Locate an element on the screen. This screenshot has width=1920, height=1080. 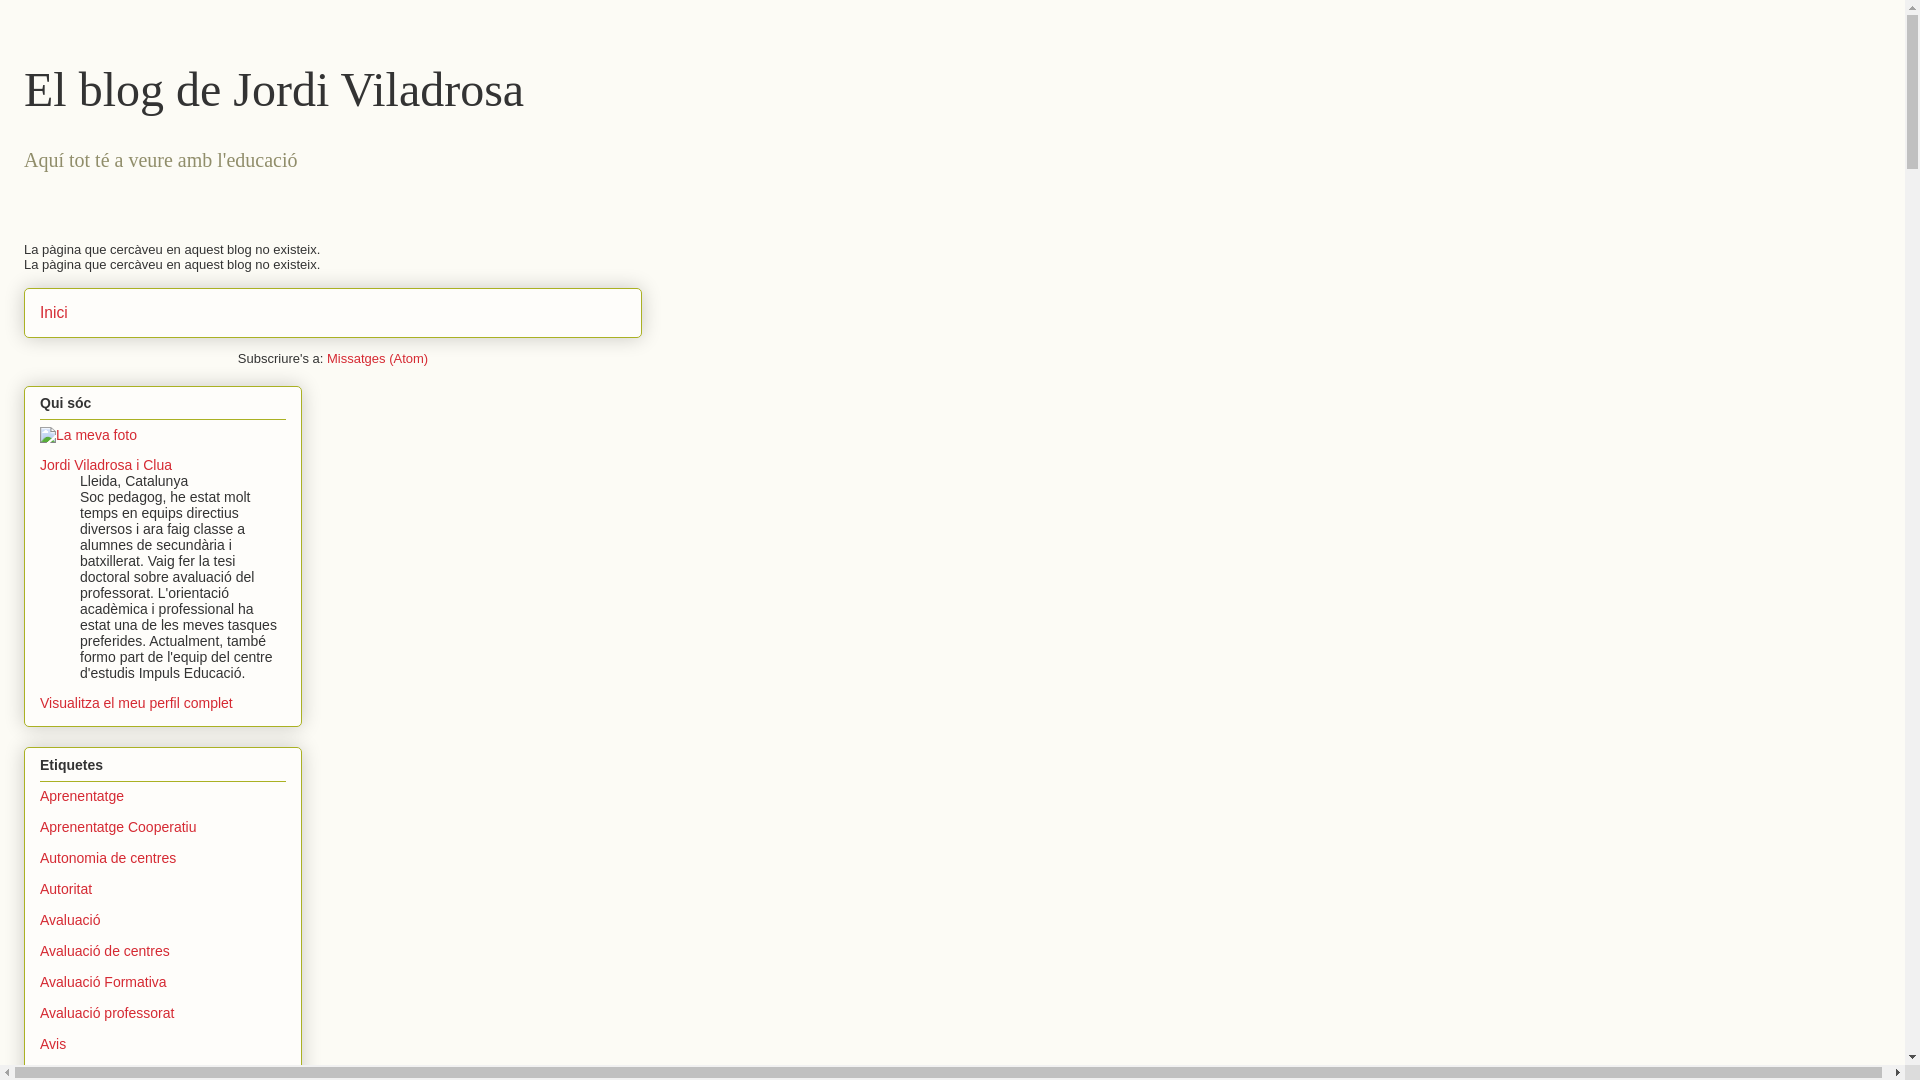
'Avis' is located at coordinates (52, 1043).